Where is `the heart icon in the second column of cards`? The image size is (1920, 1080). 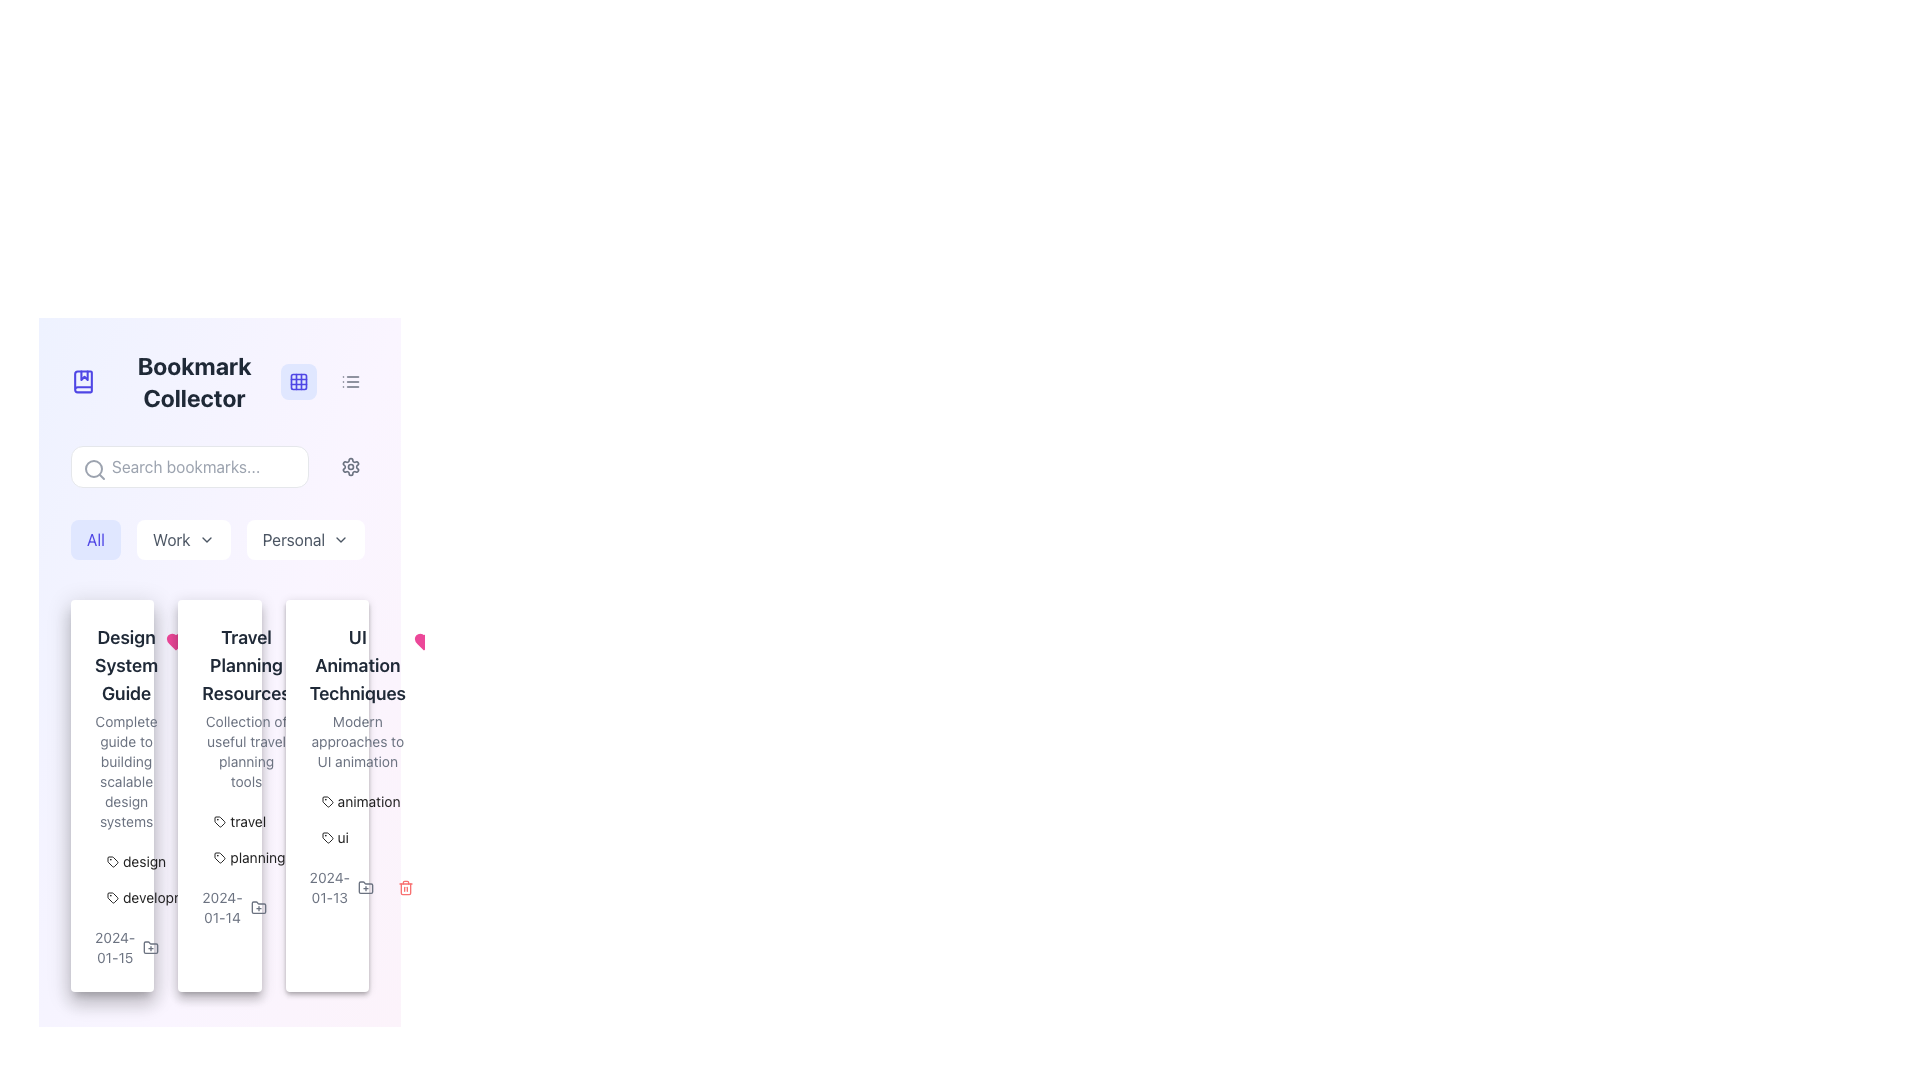
the heart icon in the second column of cards is located at coordinates (176, 641).